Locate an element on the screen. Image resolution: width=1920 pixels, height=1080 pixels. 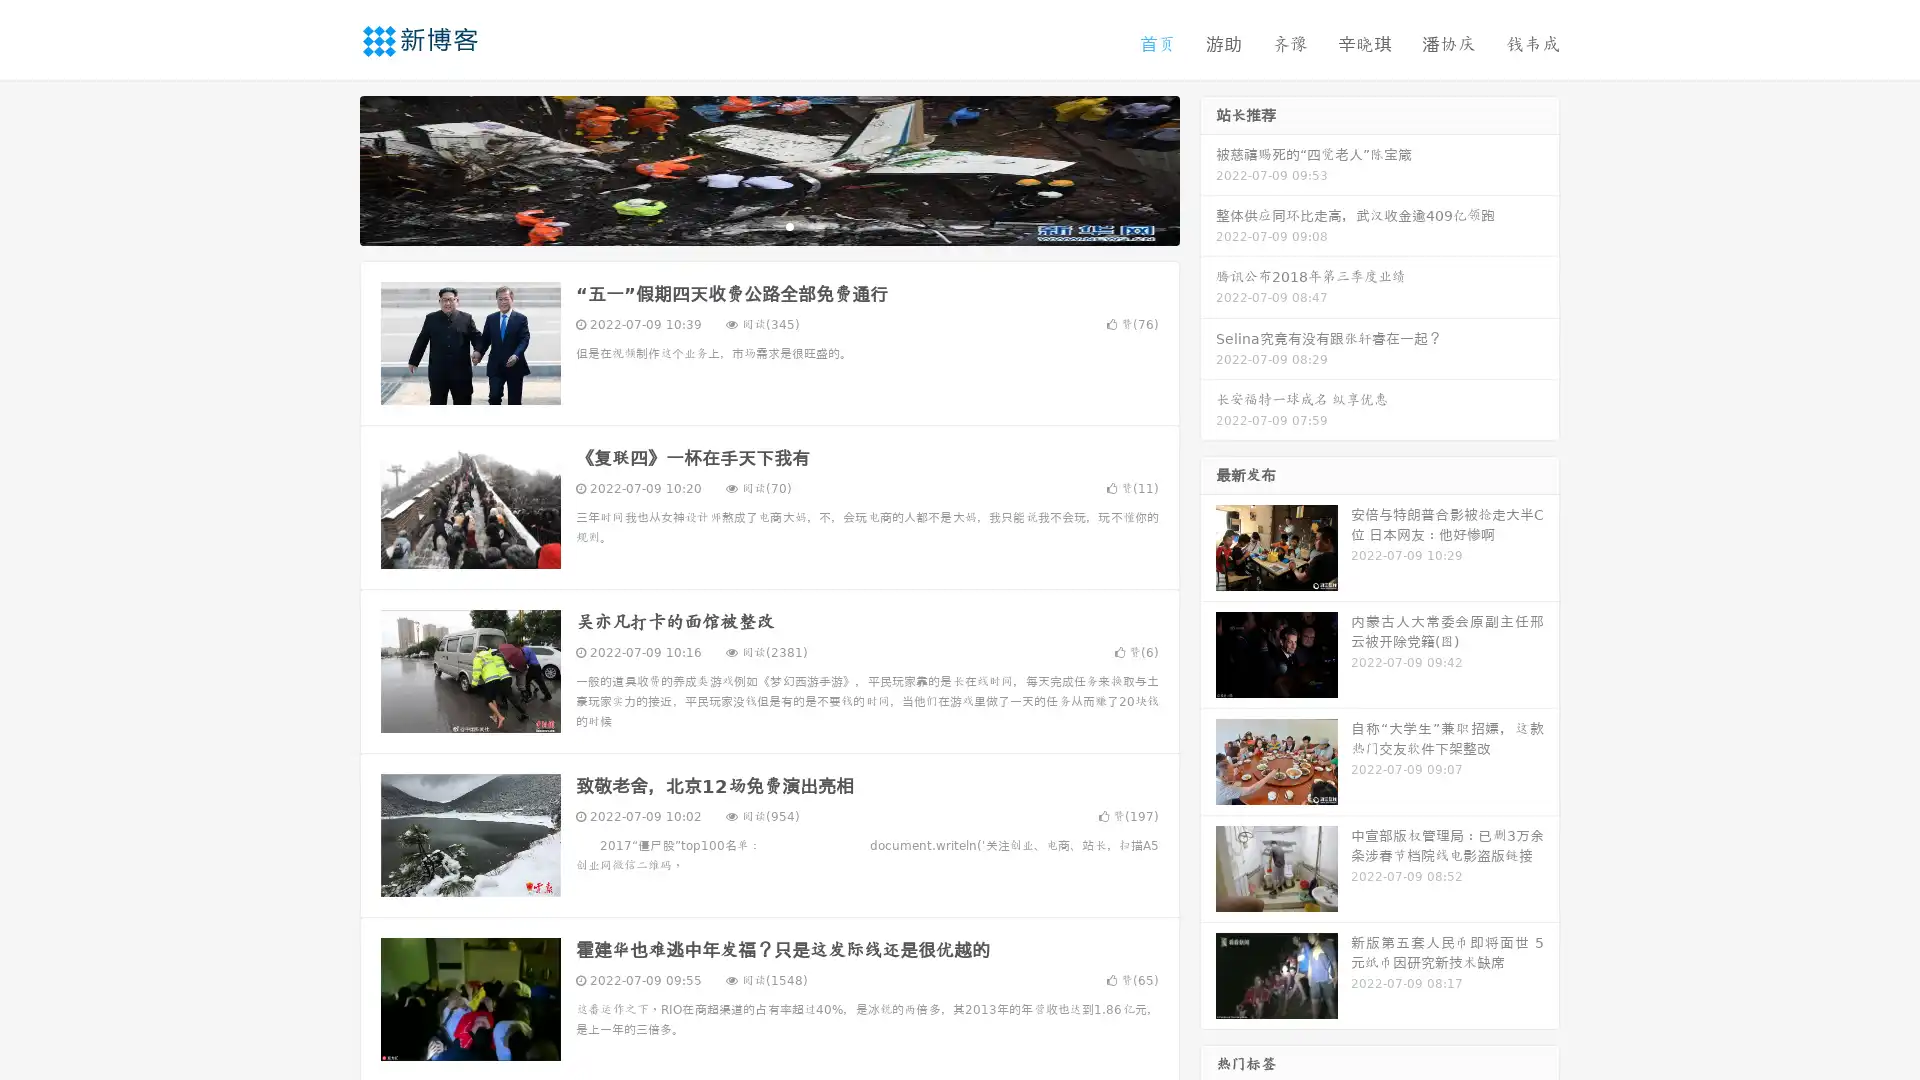
Previous slide is located at coordinates (330, 168).